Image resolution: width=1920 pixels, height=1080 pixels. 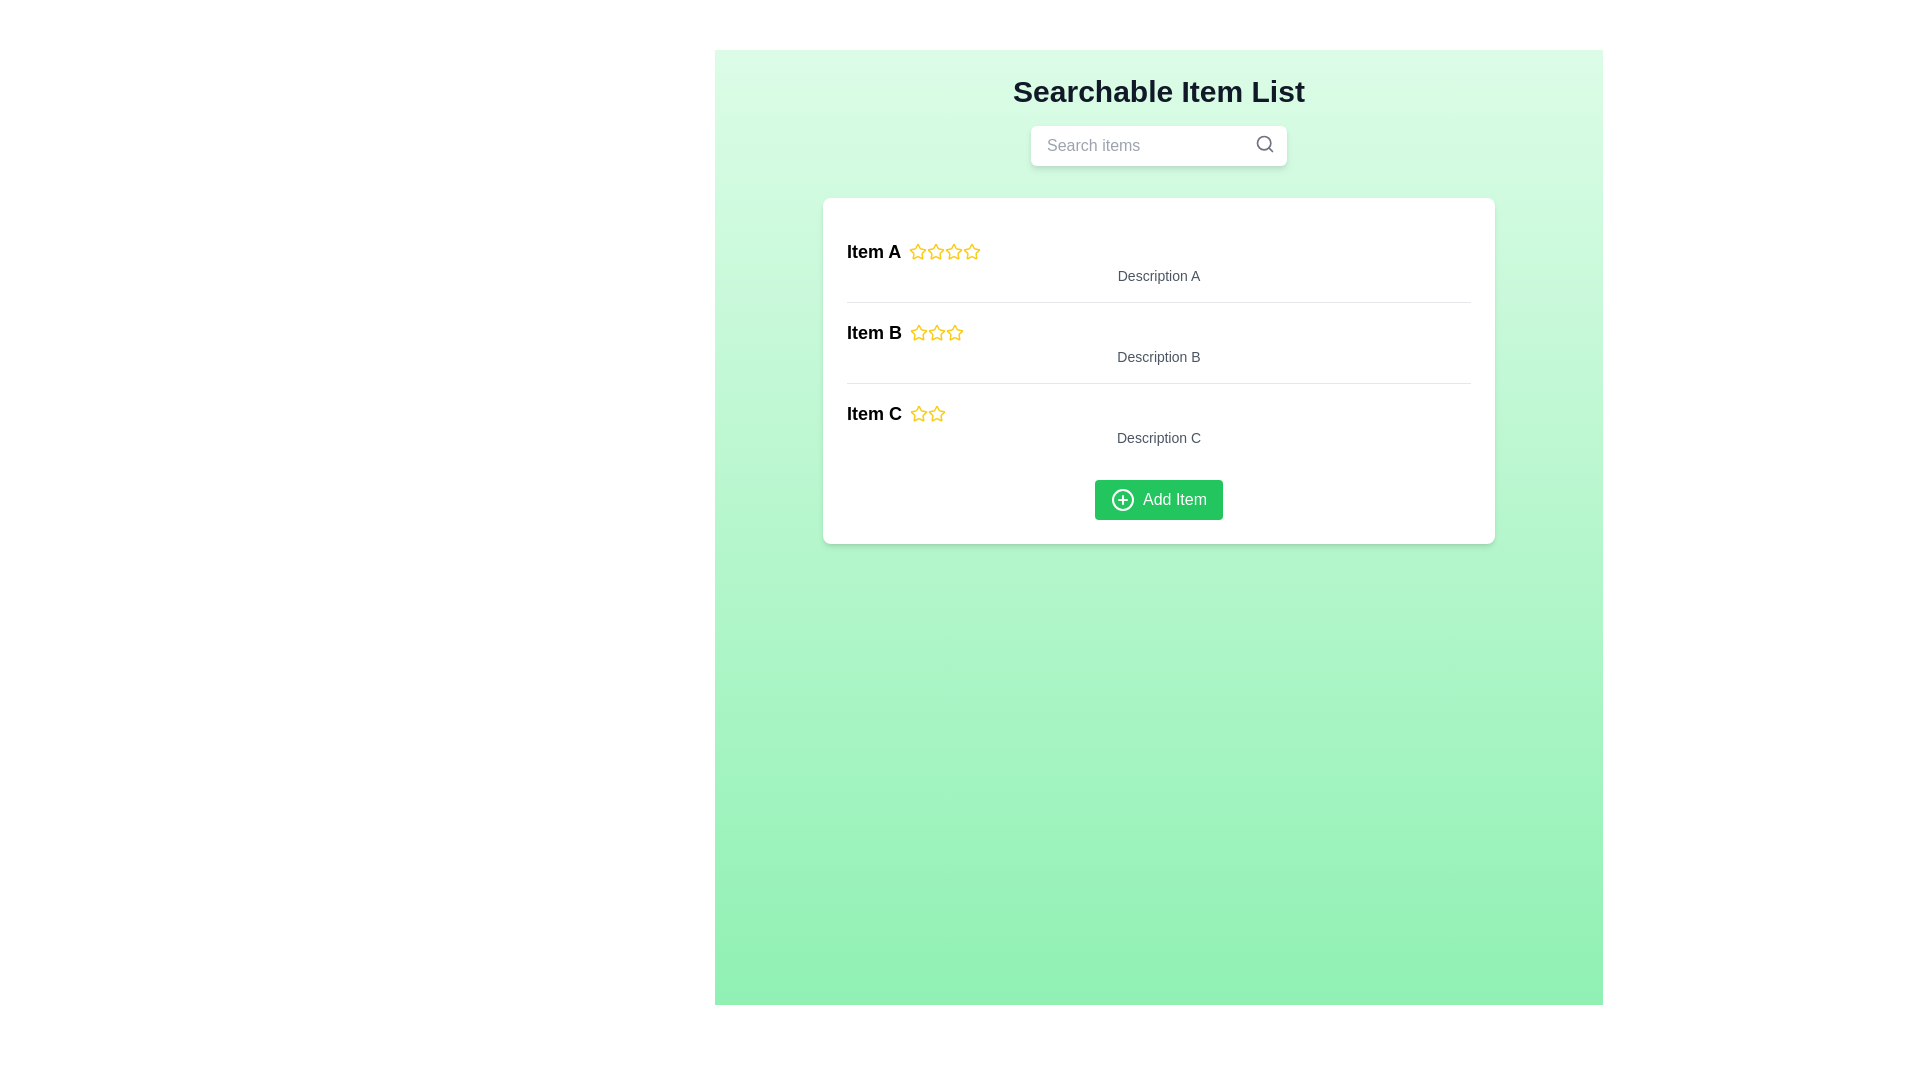 I want to click on the second yellow star icon in the rating section of 'Item B' to set a rating, so click(x=935, y=330).